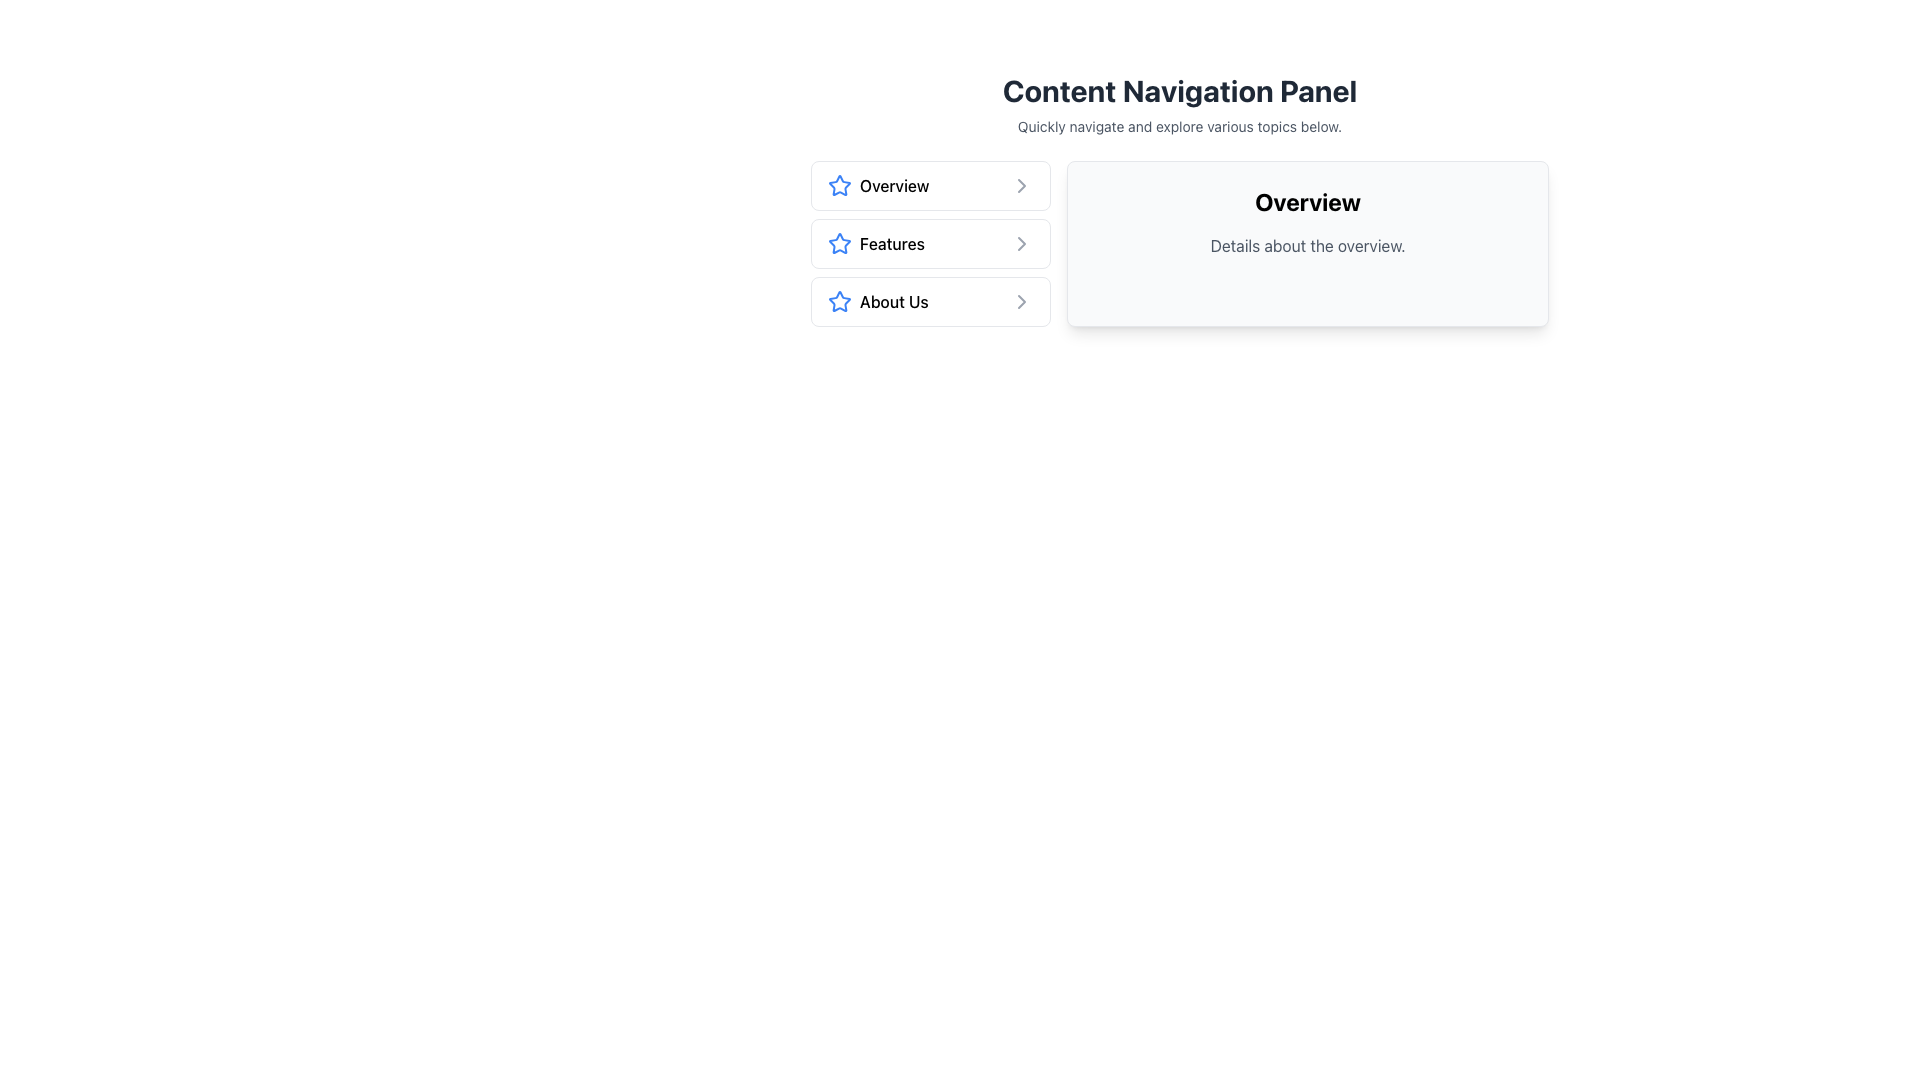  What do you see at coordinates (1308, 242) in the screenshot?
I see `information displayed within the Overview card, which features a bold title and a subtitle about the details` at bounding box center [1308, 242].